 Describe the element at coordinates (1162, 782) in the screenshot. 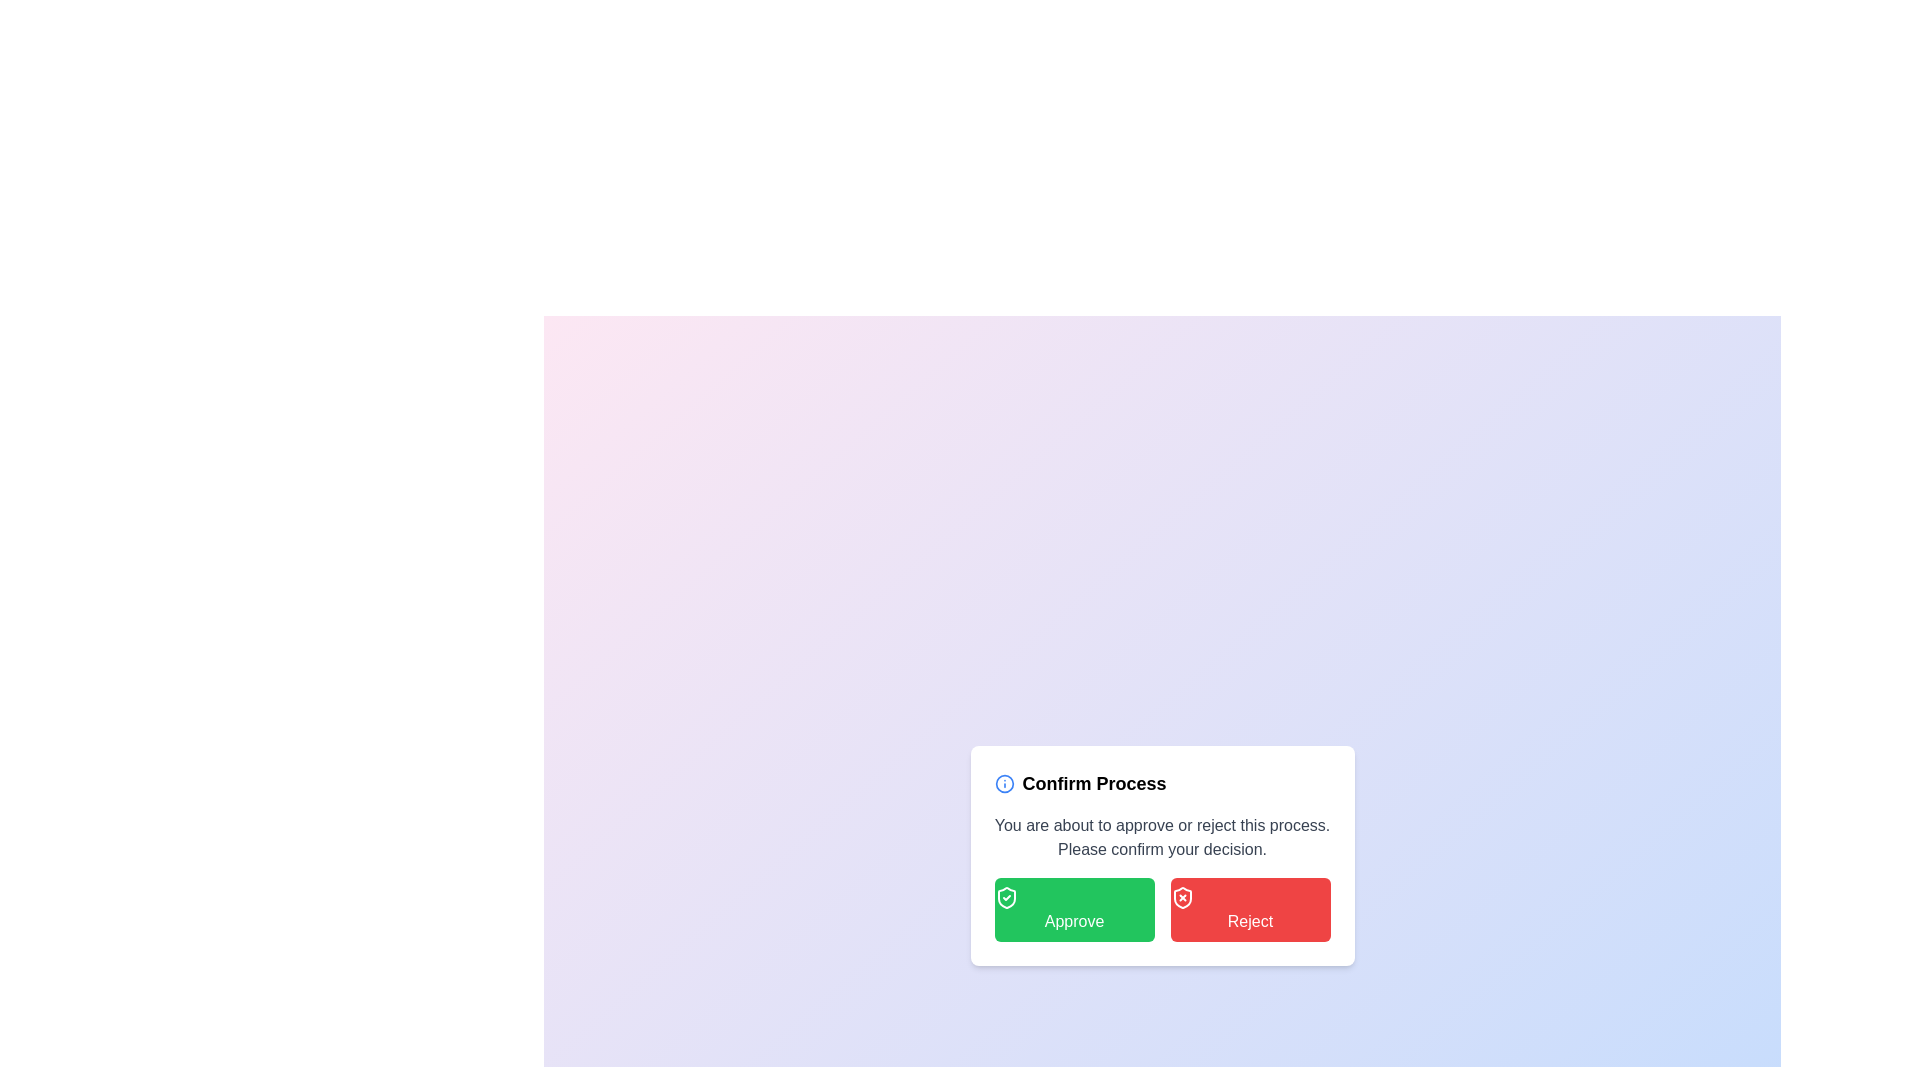

I see `information displayed in the Header of the modal dialog titled 'Confirm Process', which is located at the upper part of the dialog box` at that location.